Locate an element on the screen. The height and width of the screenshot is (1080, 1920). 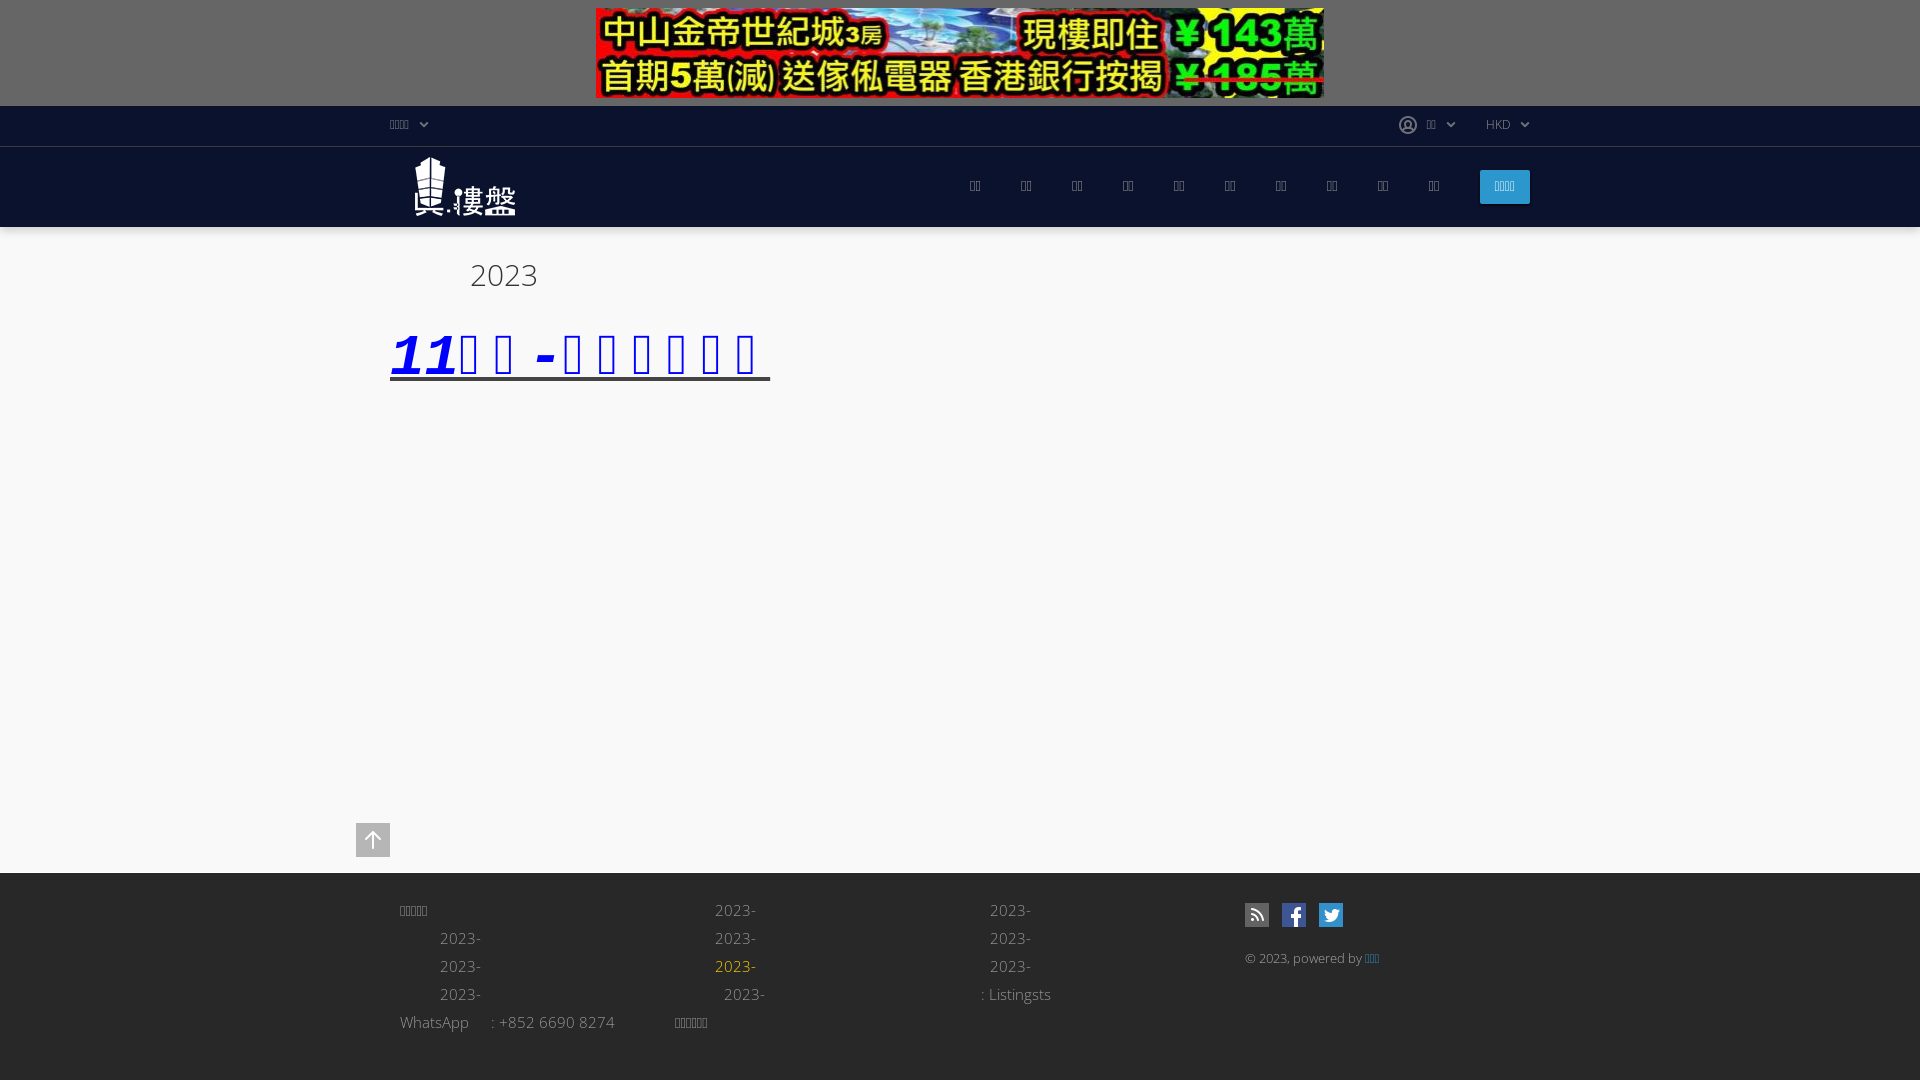
'Subscribe to RSS-feed' is located at coordinates (1256, 914).